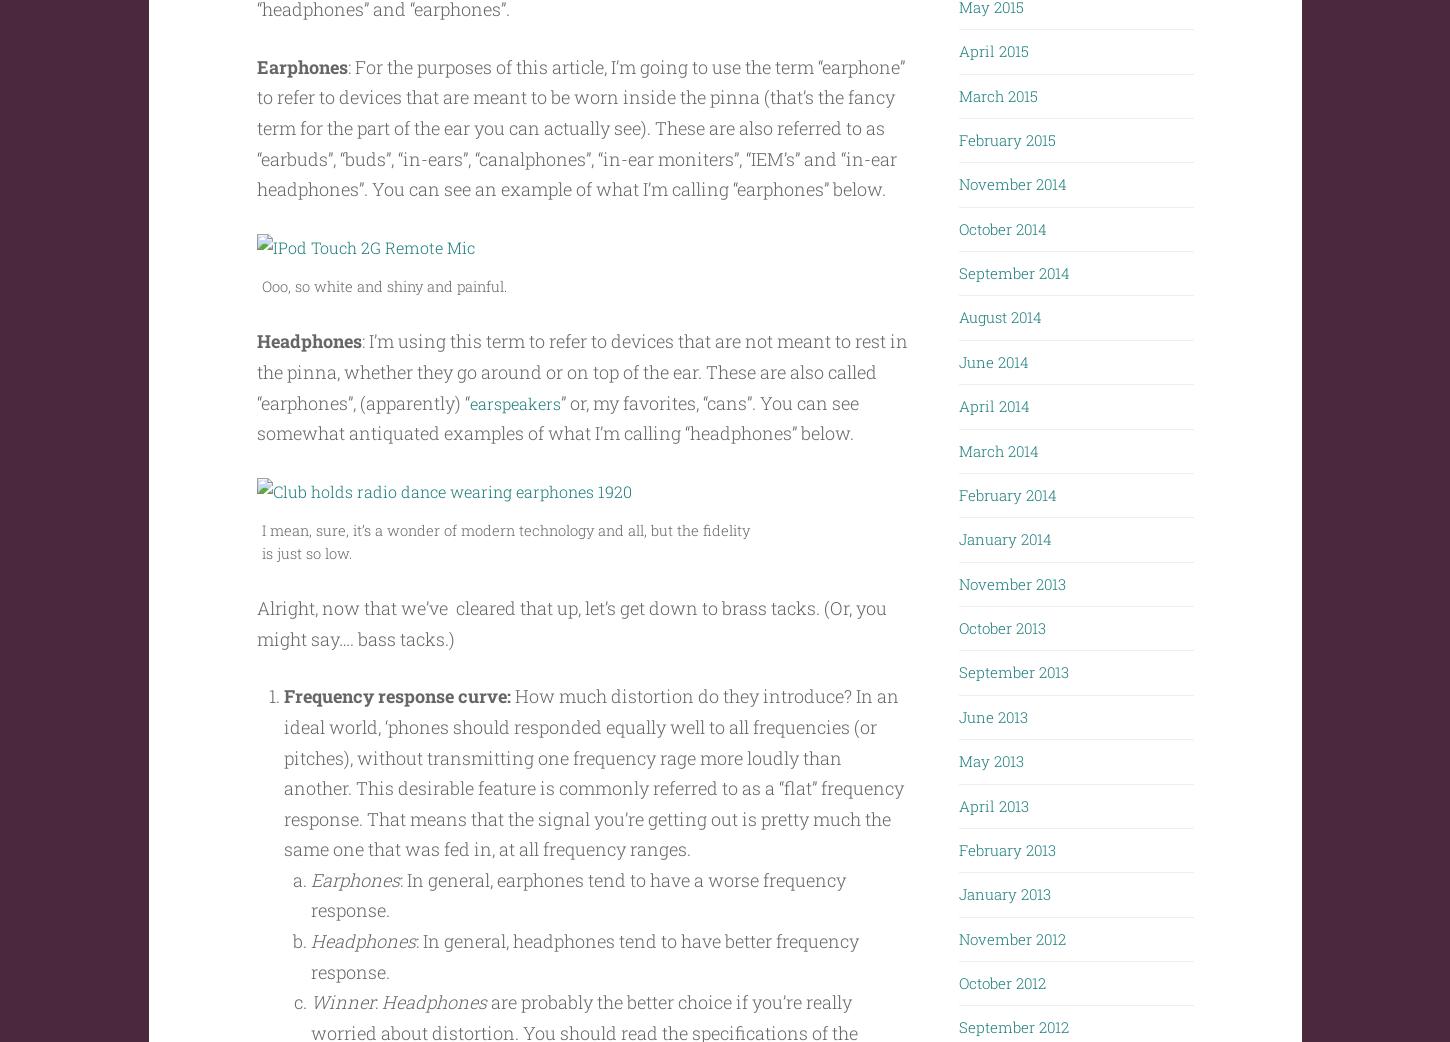  I want to click on 'January 2013', so click(958, 888).